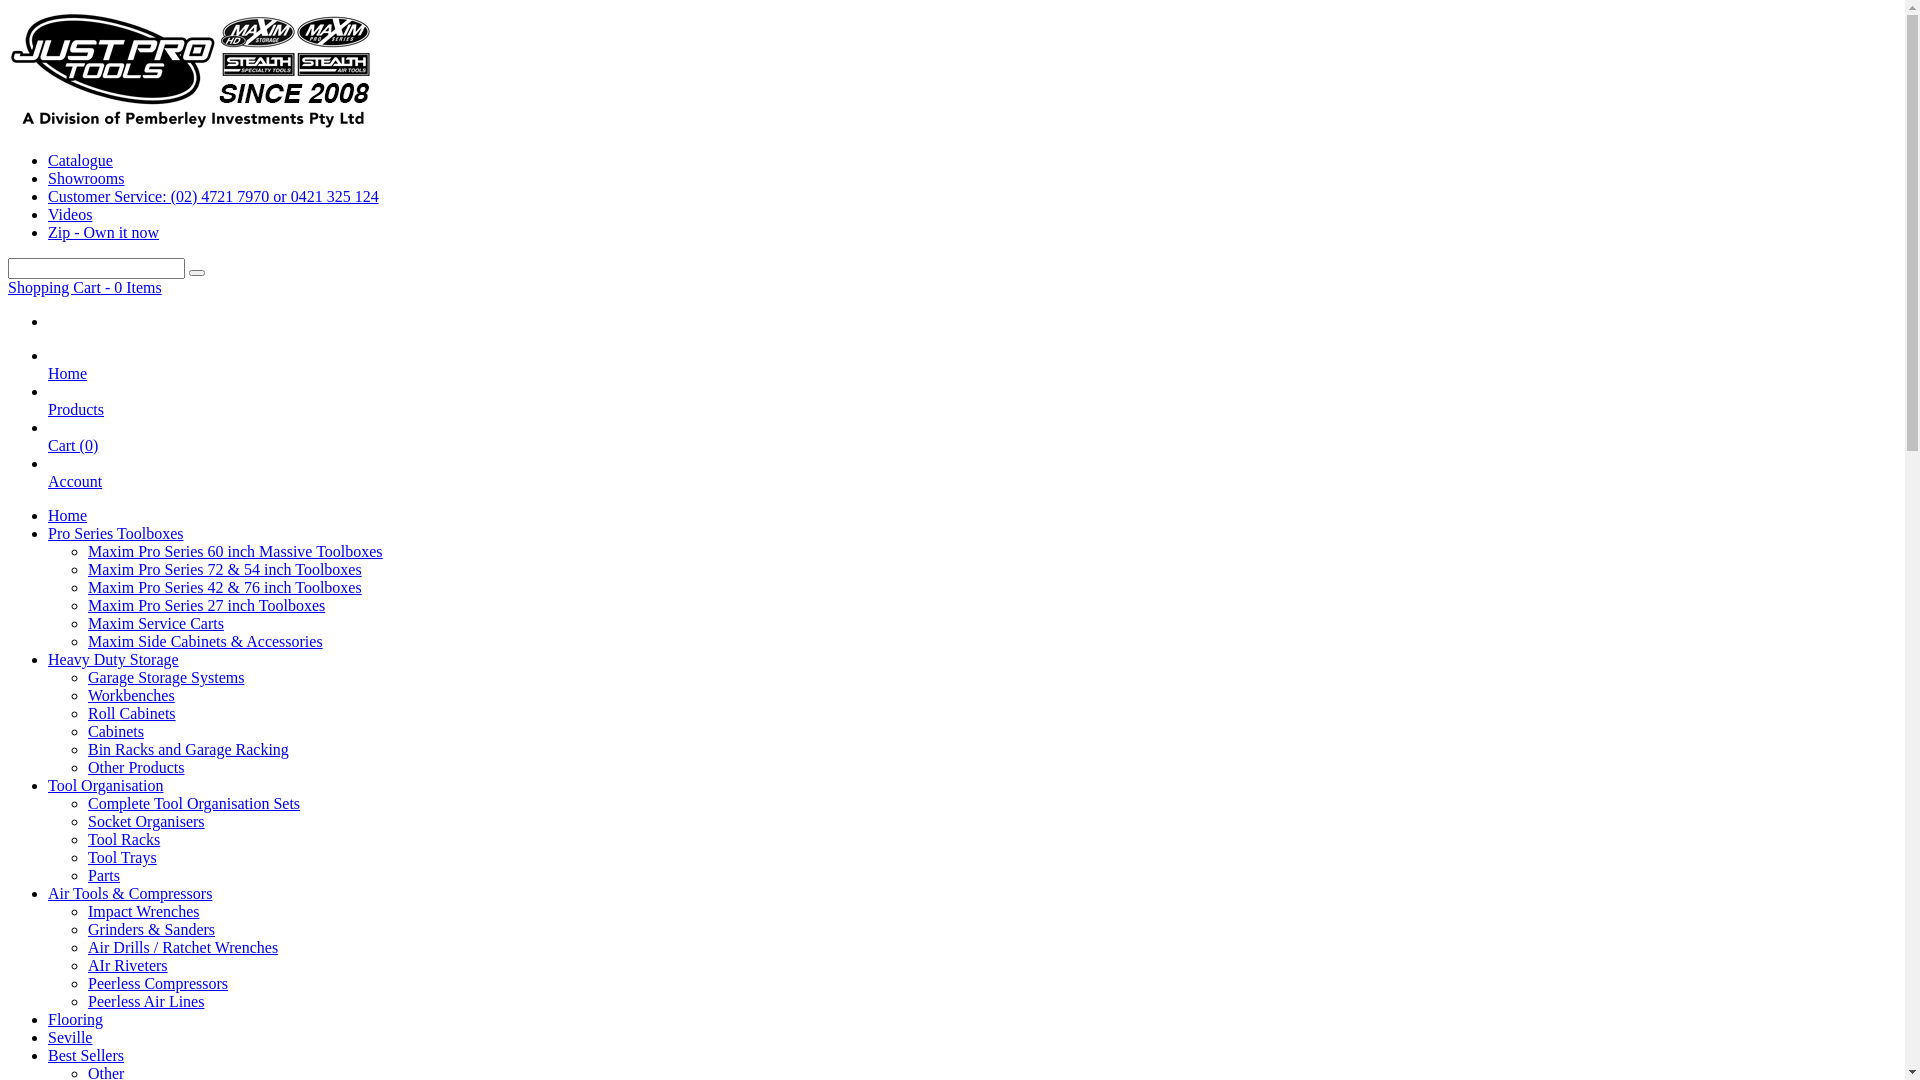  I want to click on 'Tool Trays', so click(121, 856).